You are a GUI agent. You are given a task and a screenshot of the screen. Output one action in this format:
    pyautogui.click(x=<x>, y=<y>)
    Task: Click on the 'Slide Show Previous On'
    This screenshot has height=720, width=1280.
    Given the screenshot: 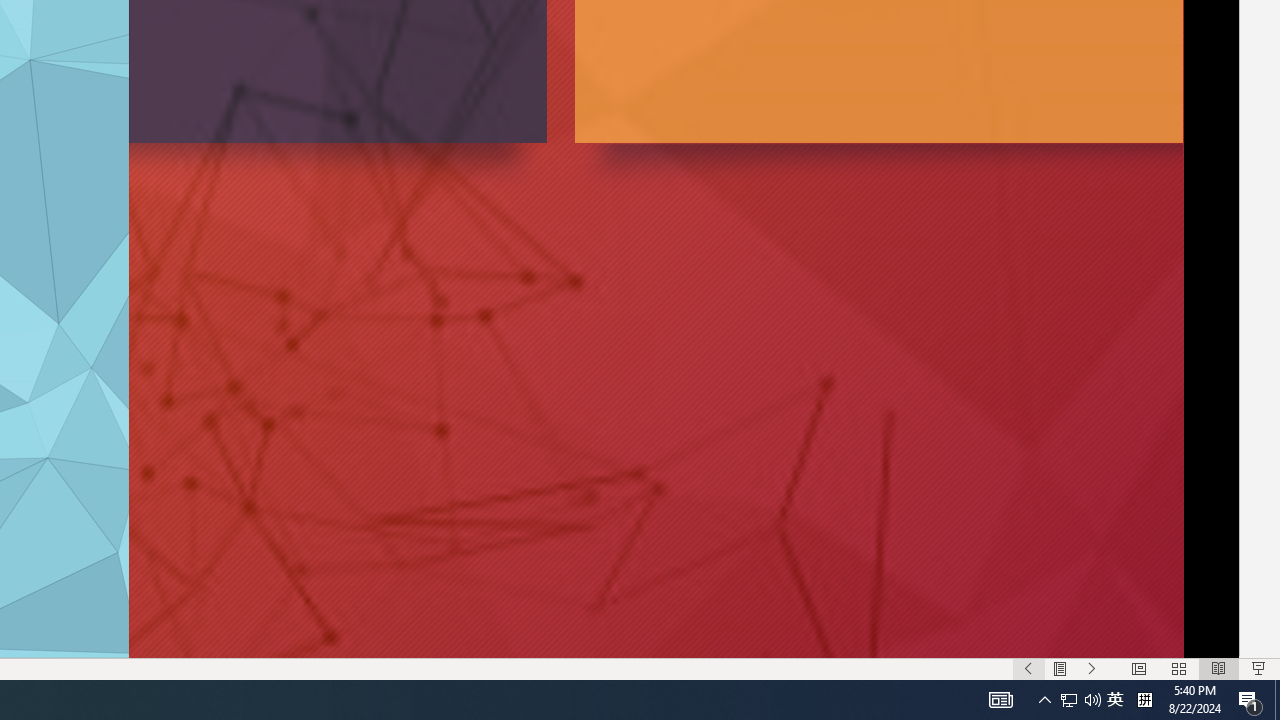 What is the action you would take?
    pyautogui.click(x=1028, y=669)
    